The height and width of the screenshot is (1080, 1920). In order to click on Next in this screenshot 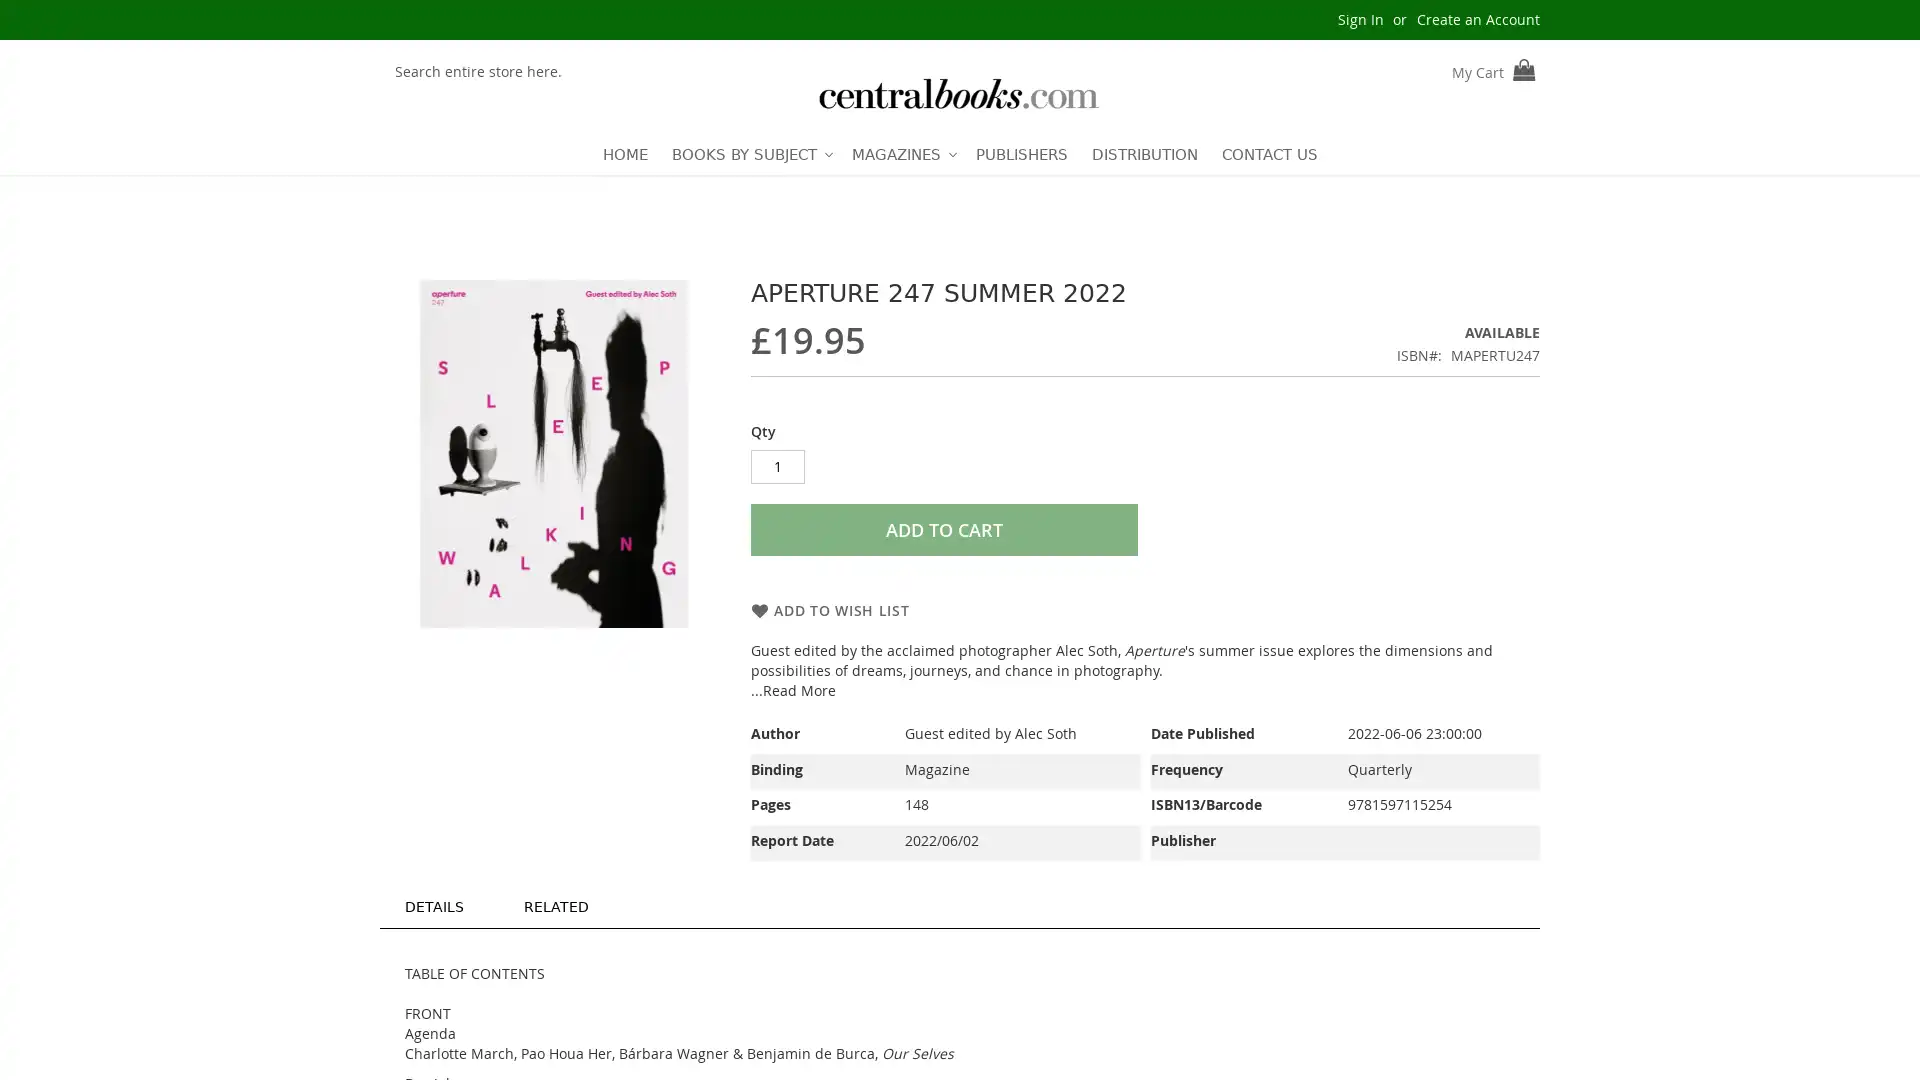, I will do `click(713, 684)`.